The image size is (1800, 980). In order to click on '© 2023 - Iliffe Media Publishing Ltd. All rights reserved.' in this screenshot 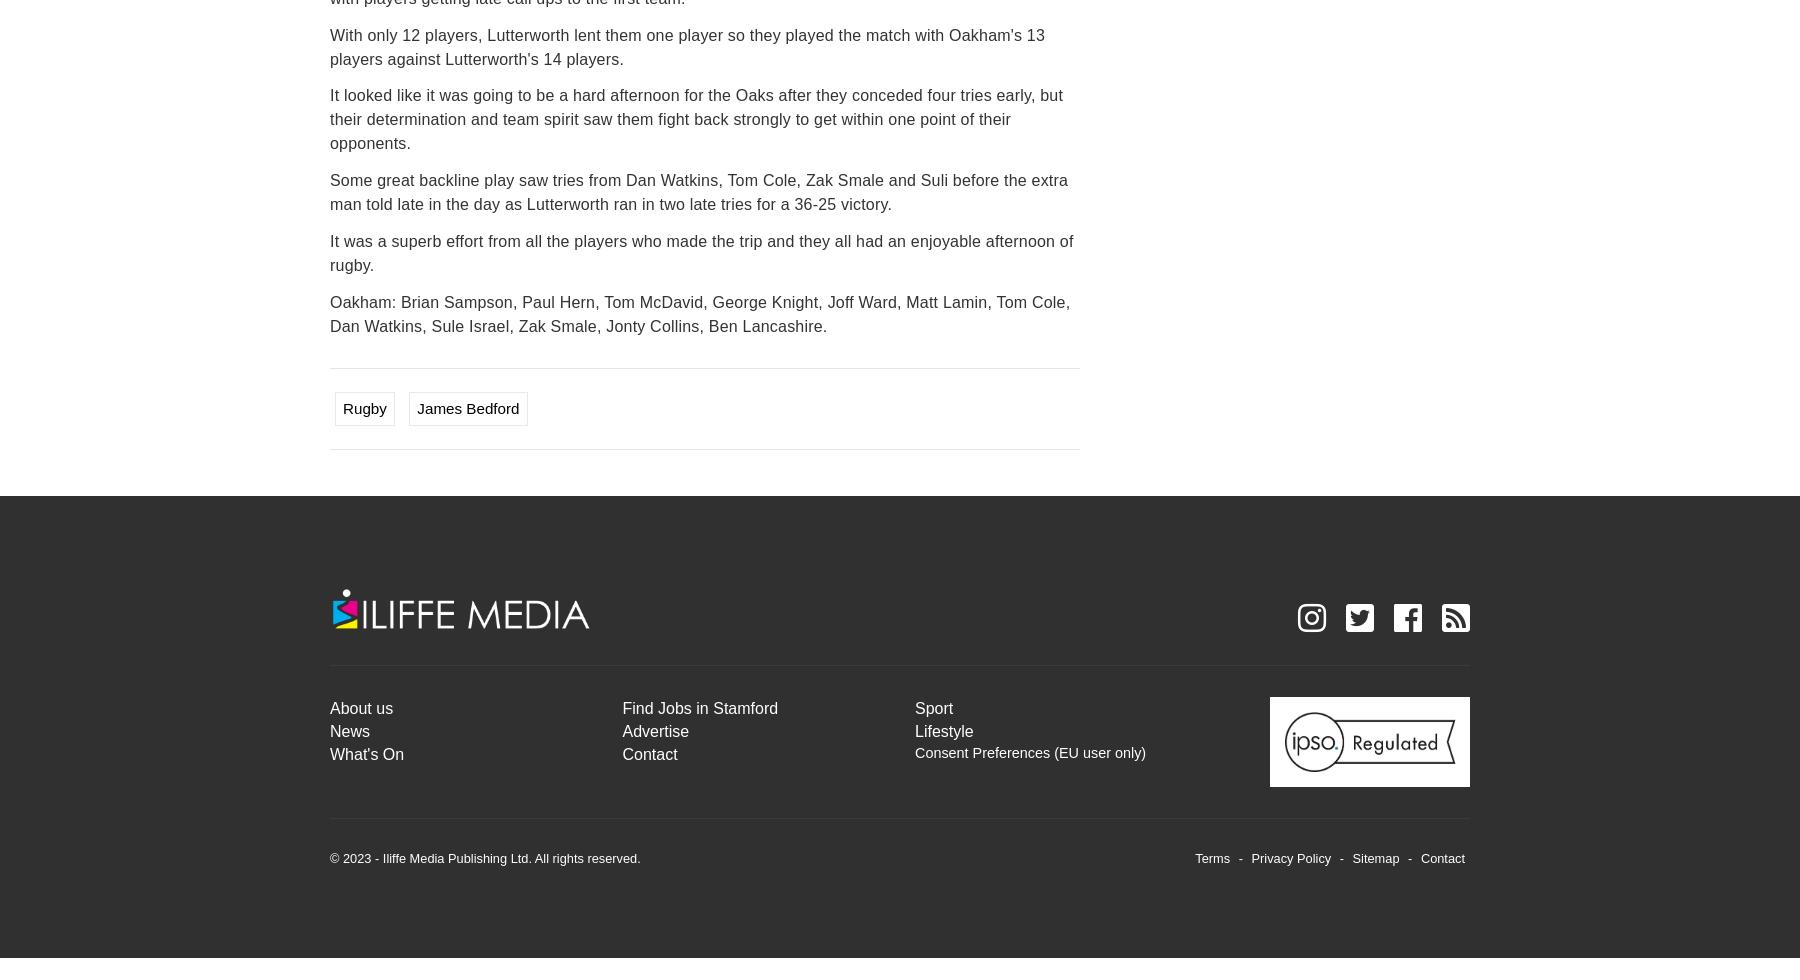, I will do `click(483, 857)`.